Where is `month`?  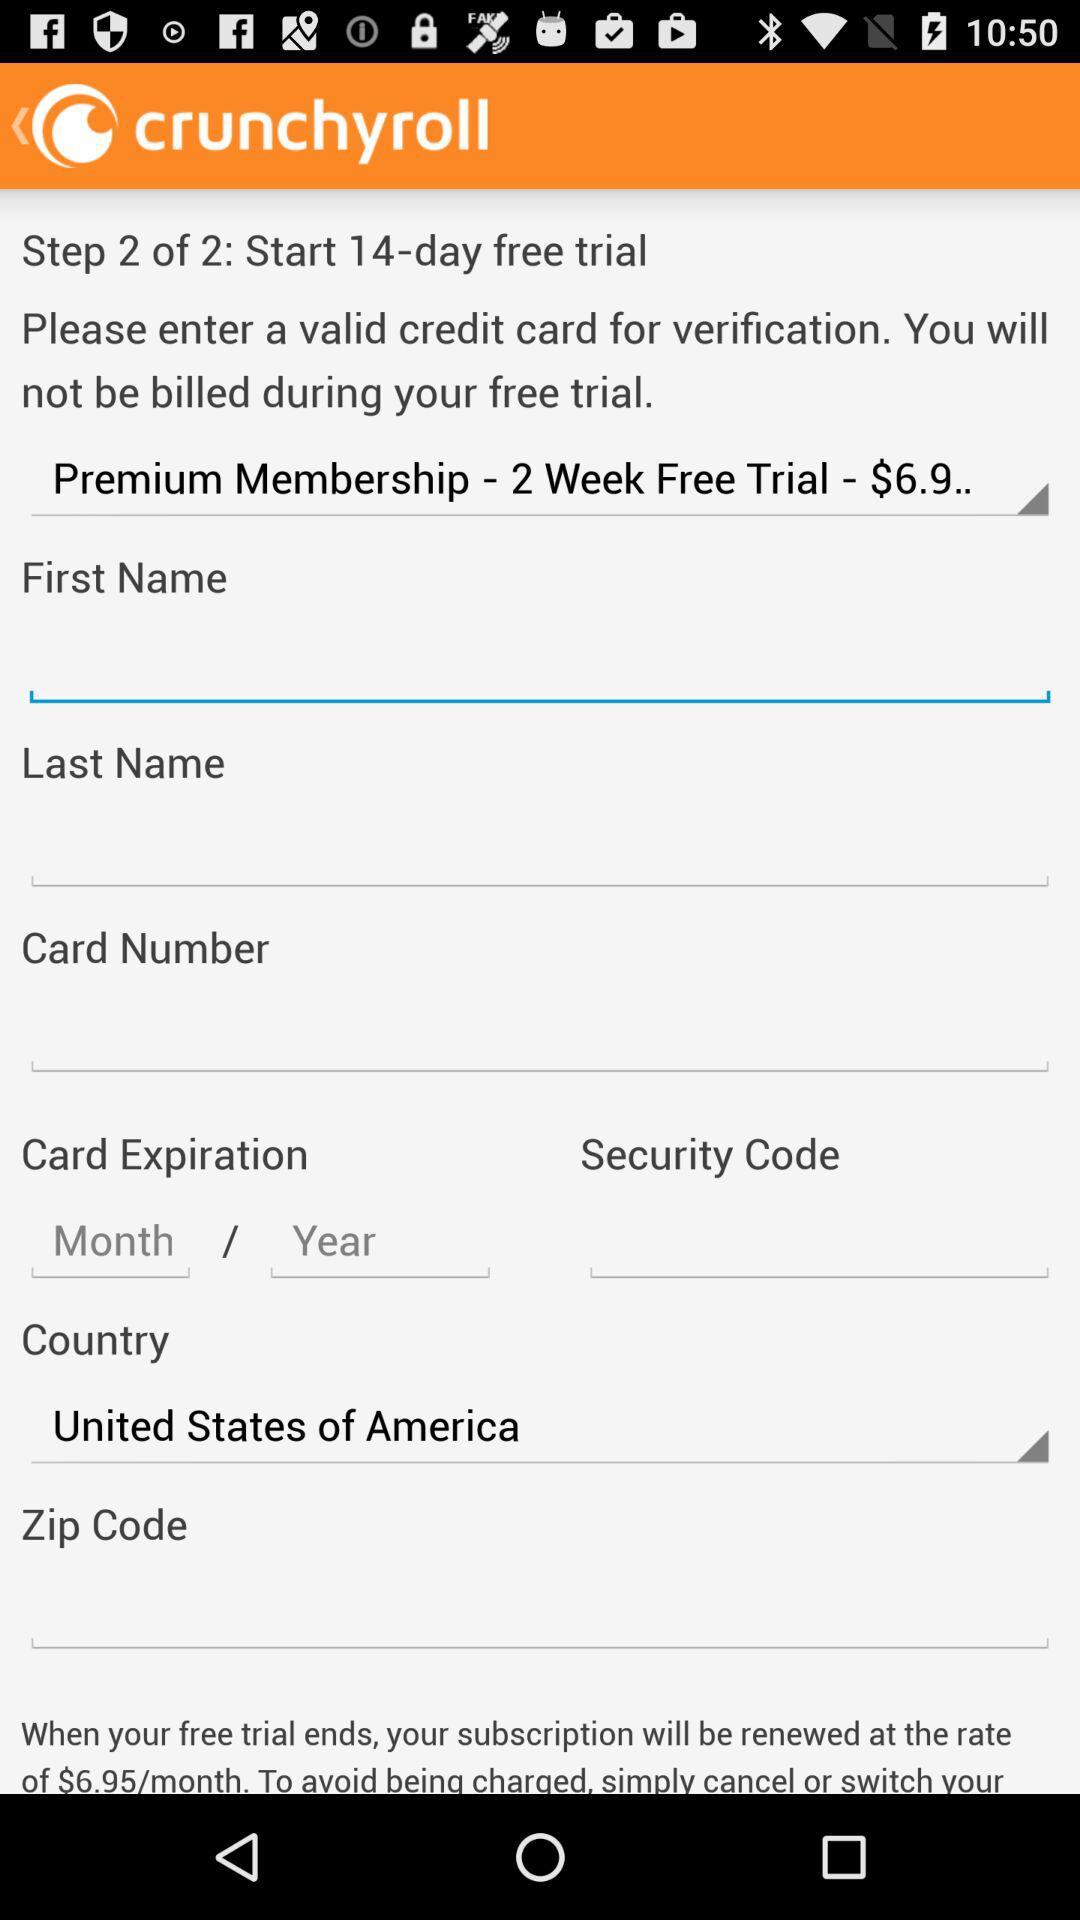 month is located at coordinates (110, 1239).